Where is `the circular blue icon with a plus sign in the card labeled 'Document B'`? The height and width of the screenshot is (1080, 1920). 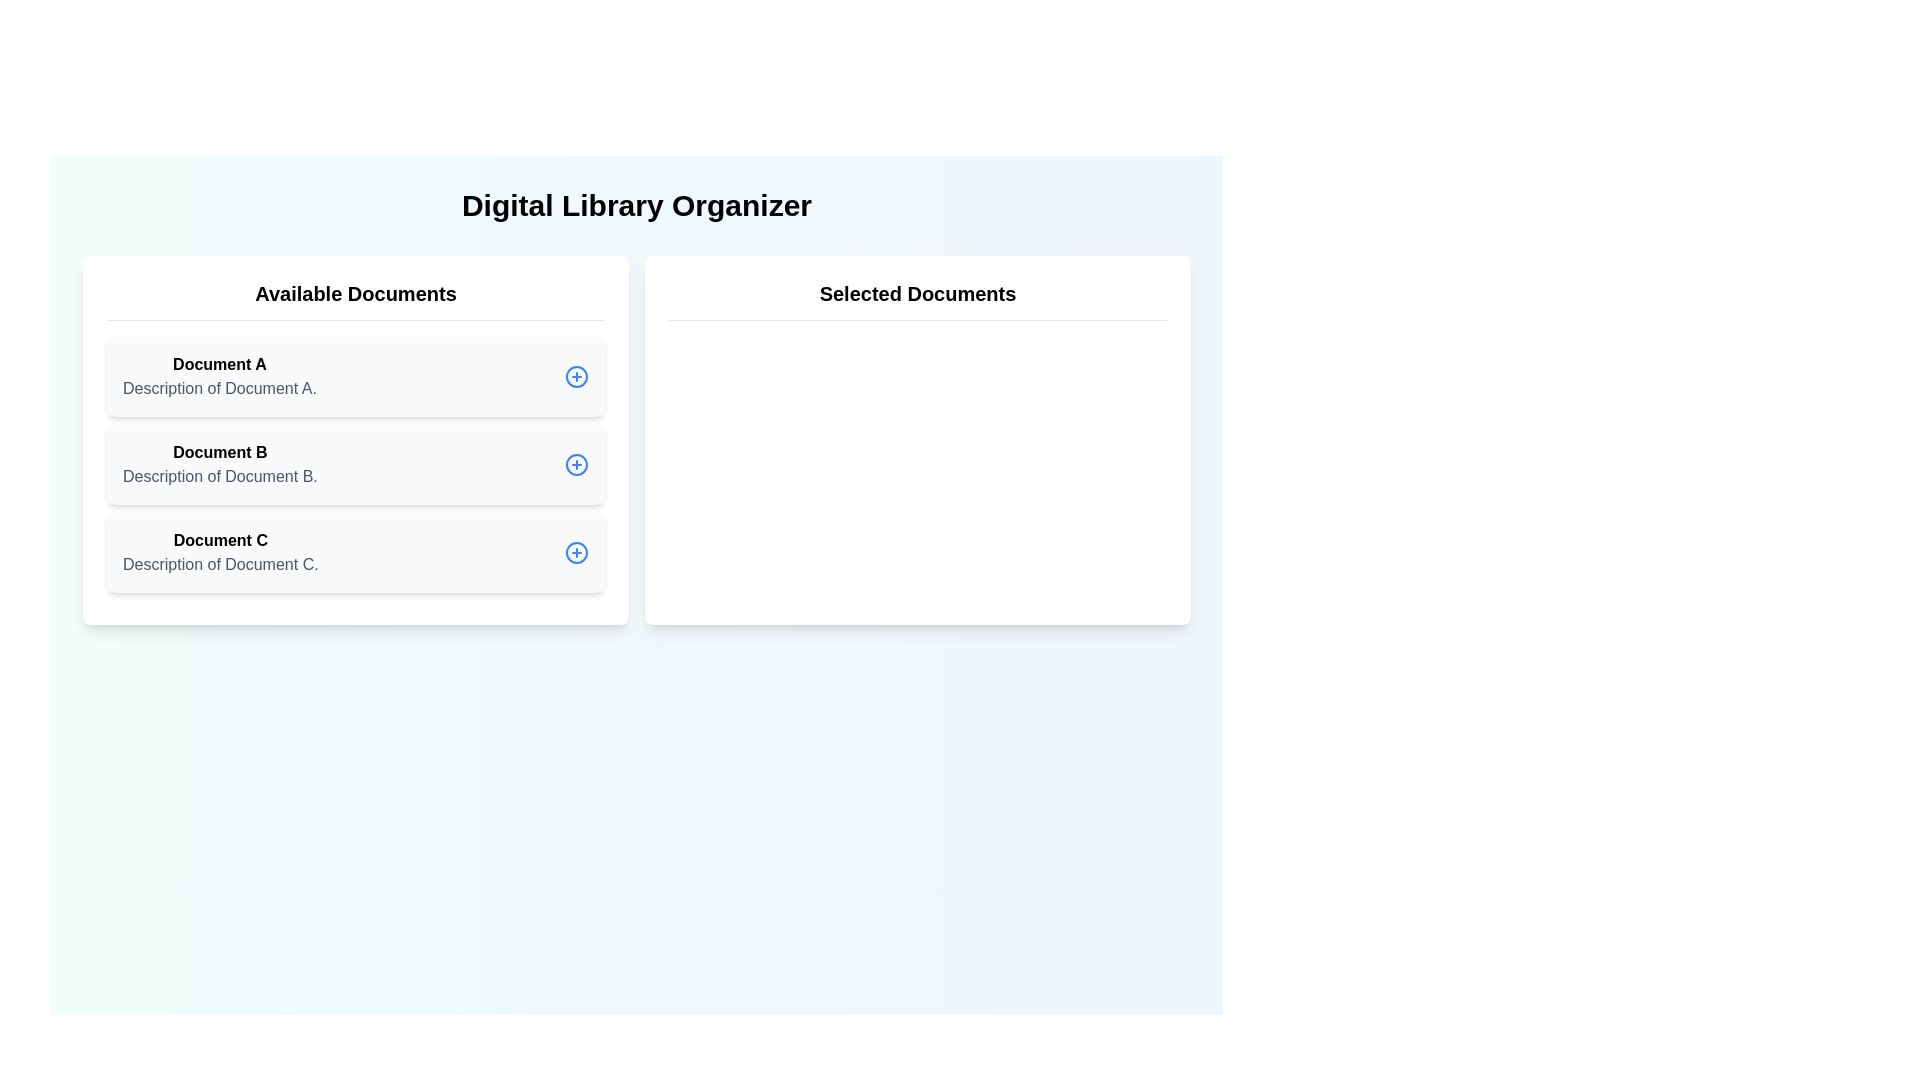 the circular blue icon with a plus sign in the card labeled 'Document B' is located at coordinates (575, 465).